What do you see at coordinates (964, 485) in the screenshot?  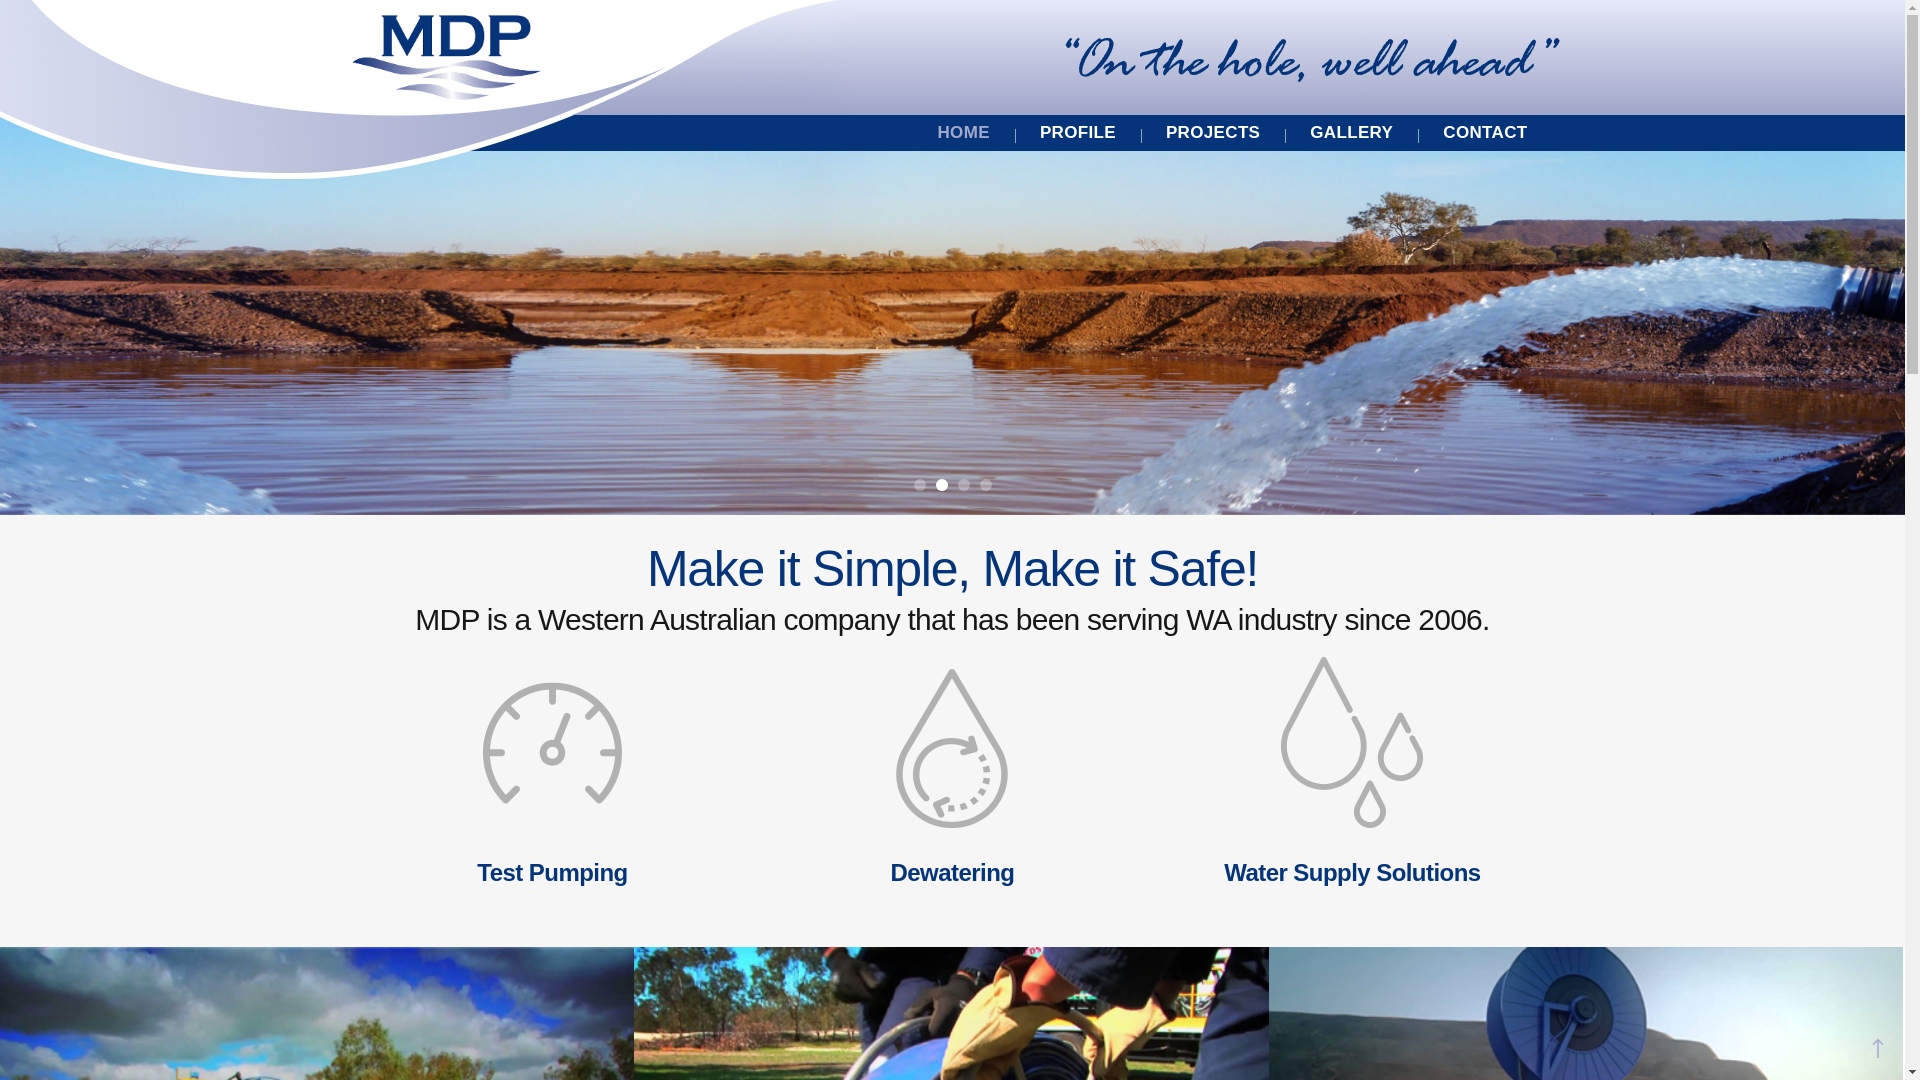 I see `'3'` at bounding box center [964, 485].